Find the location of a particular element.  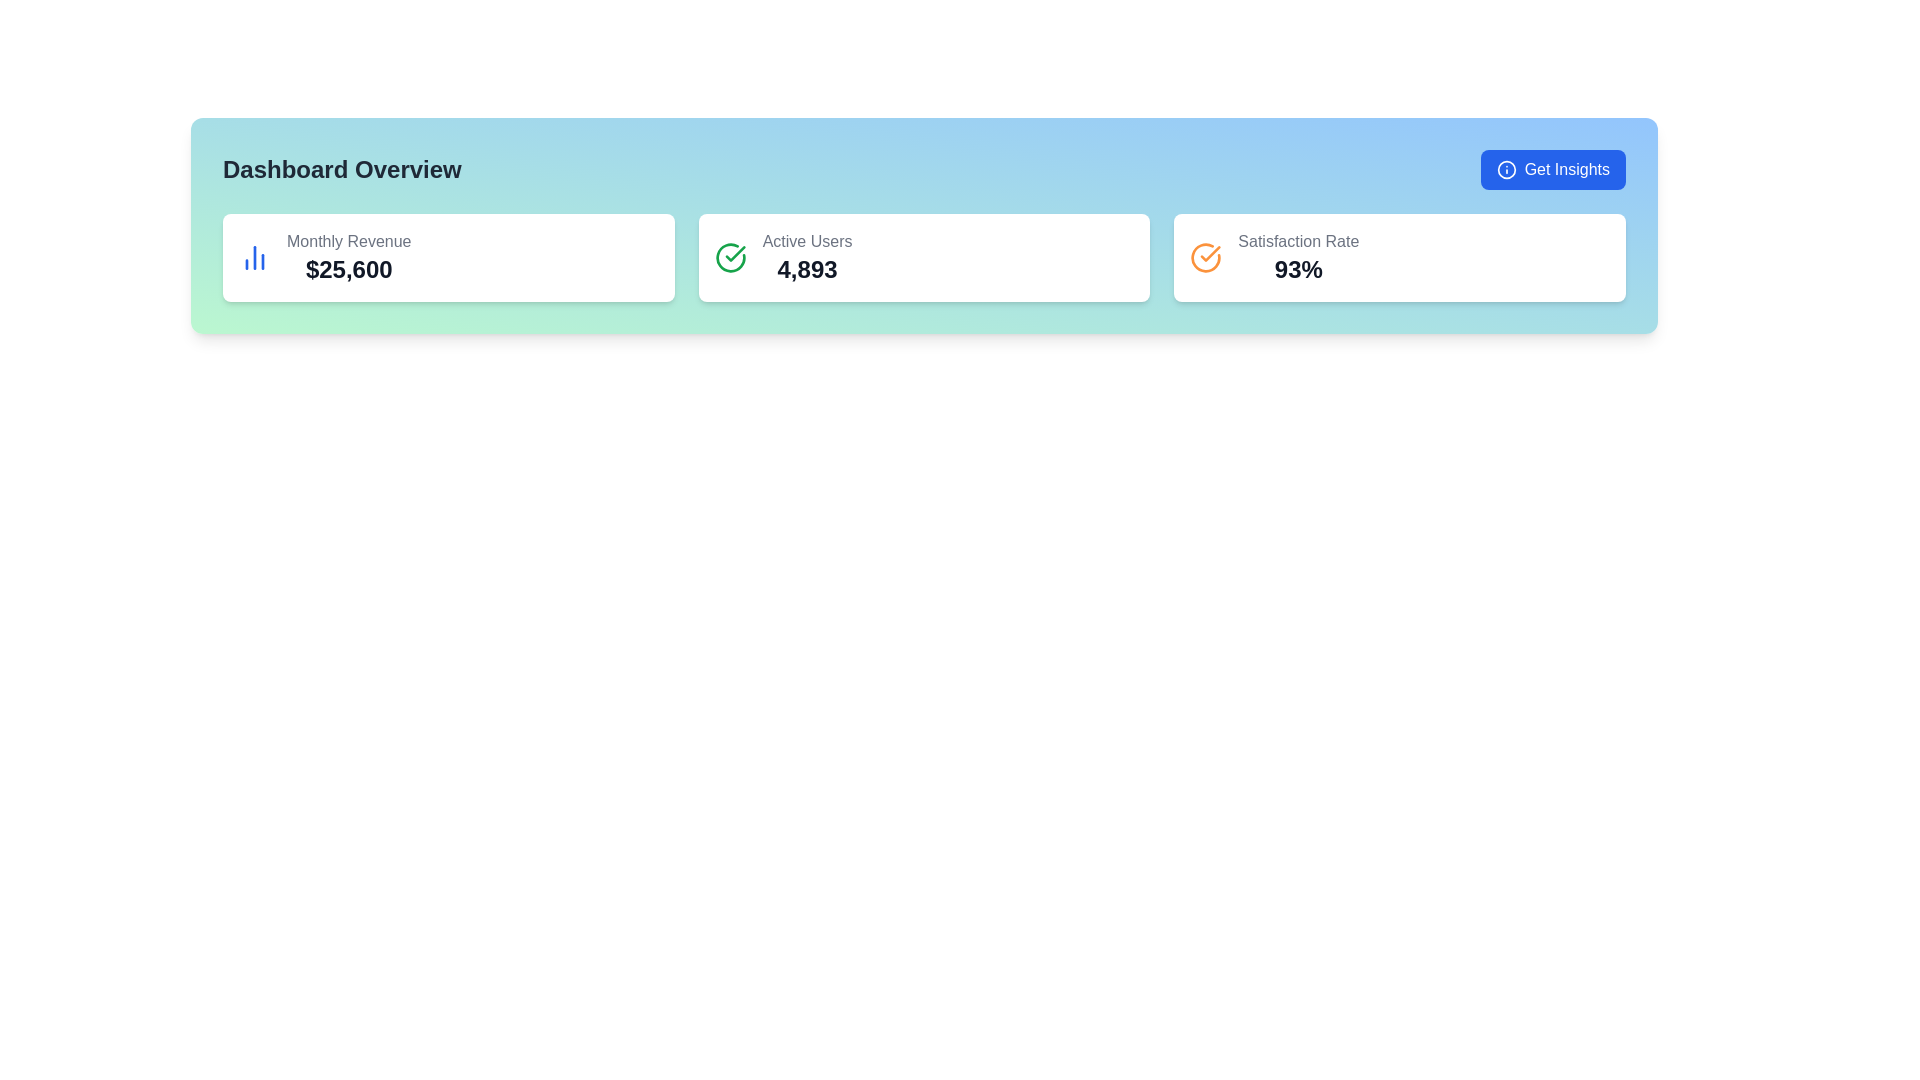

the blue graphic icon featuring a chart with three vertical bars, located to the left of the 'Monthly Revenue' text and the amount '$25,600' is located at coordinates (253, 257).